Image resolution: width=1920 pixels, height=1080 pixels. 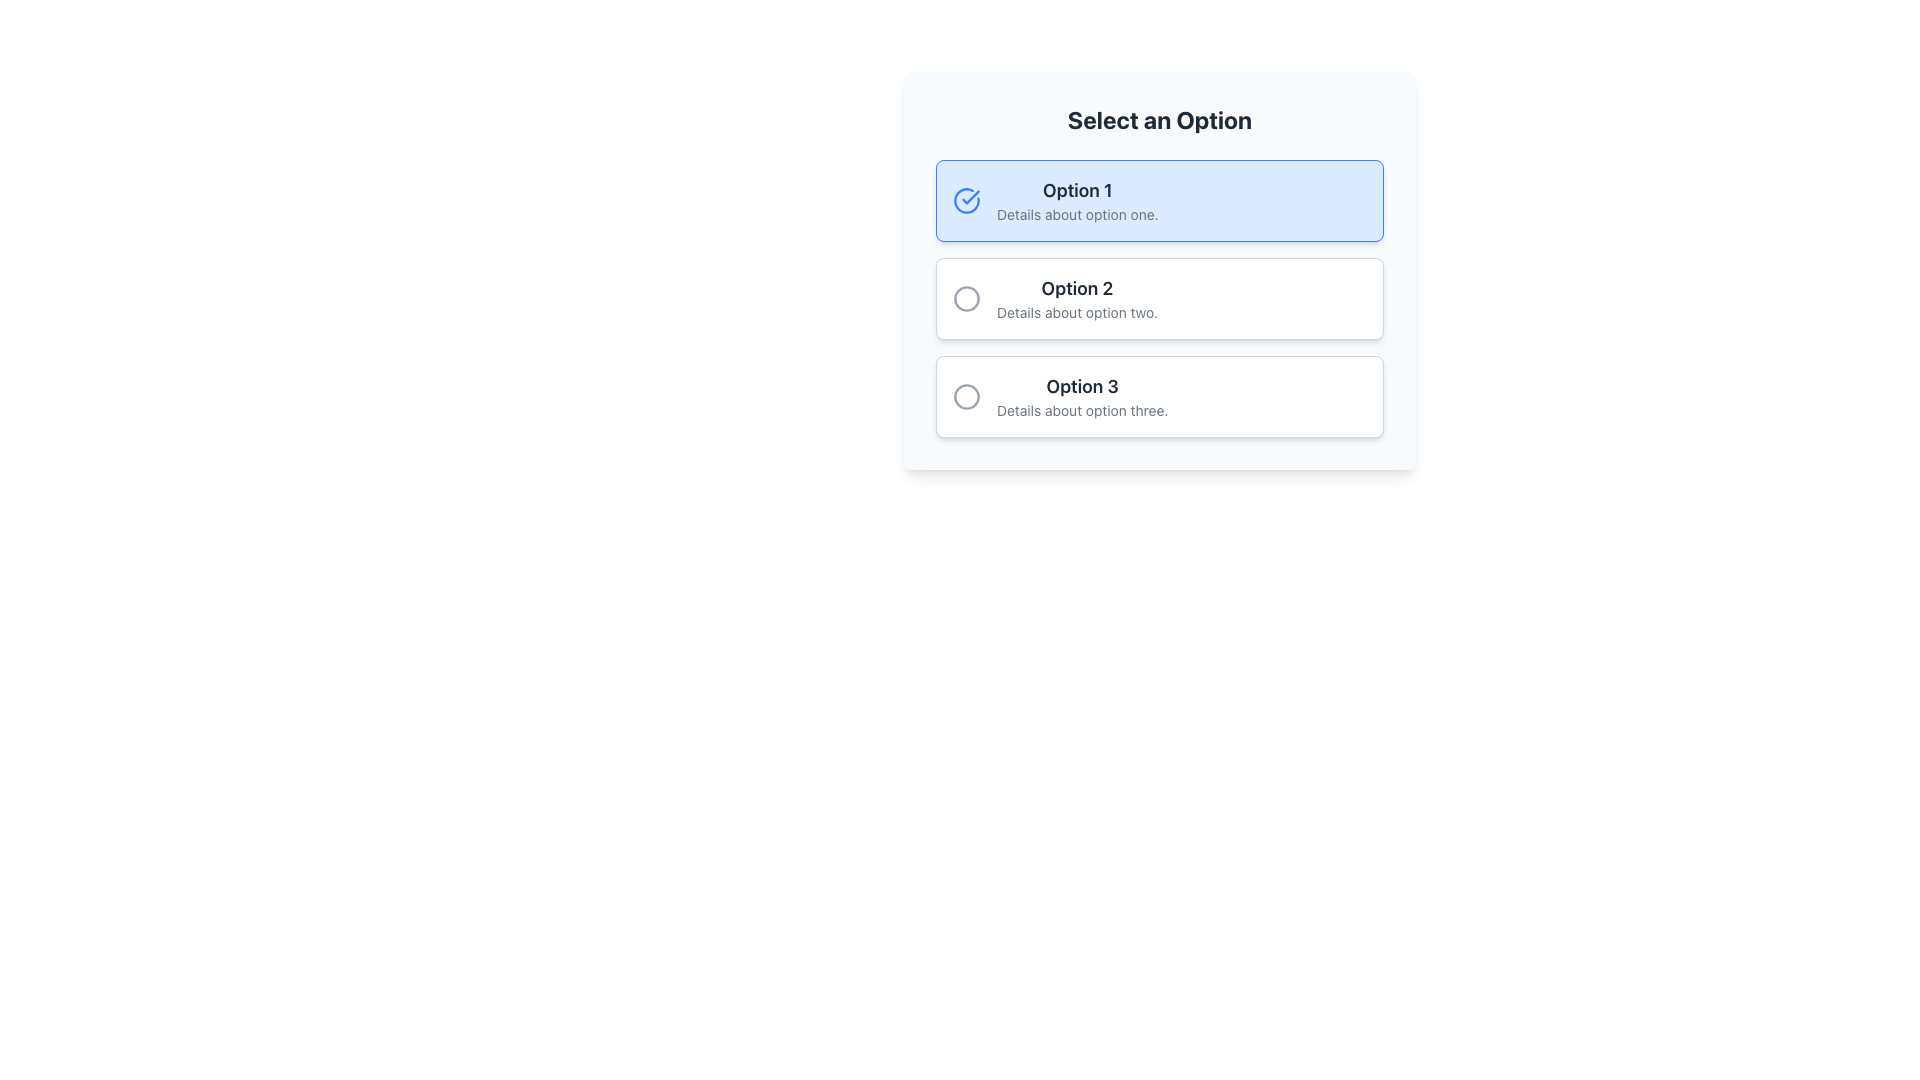 I want to click on the SVG graphic circle element that serves as a visual indicator for the second option ('Option 2'), so click(x=966, y=299).